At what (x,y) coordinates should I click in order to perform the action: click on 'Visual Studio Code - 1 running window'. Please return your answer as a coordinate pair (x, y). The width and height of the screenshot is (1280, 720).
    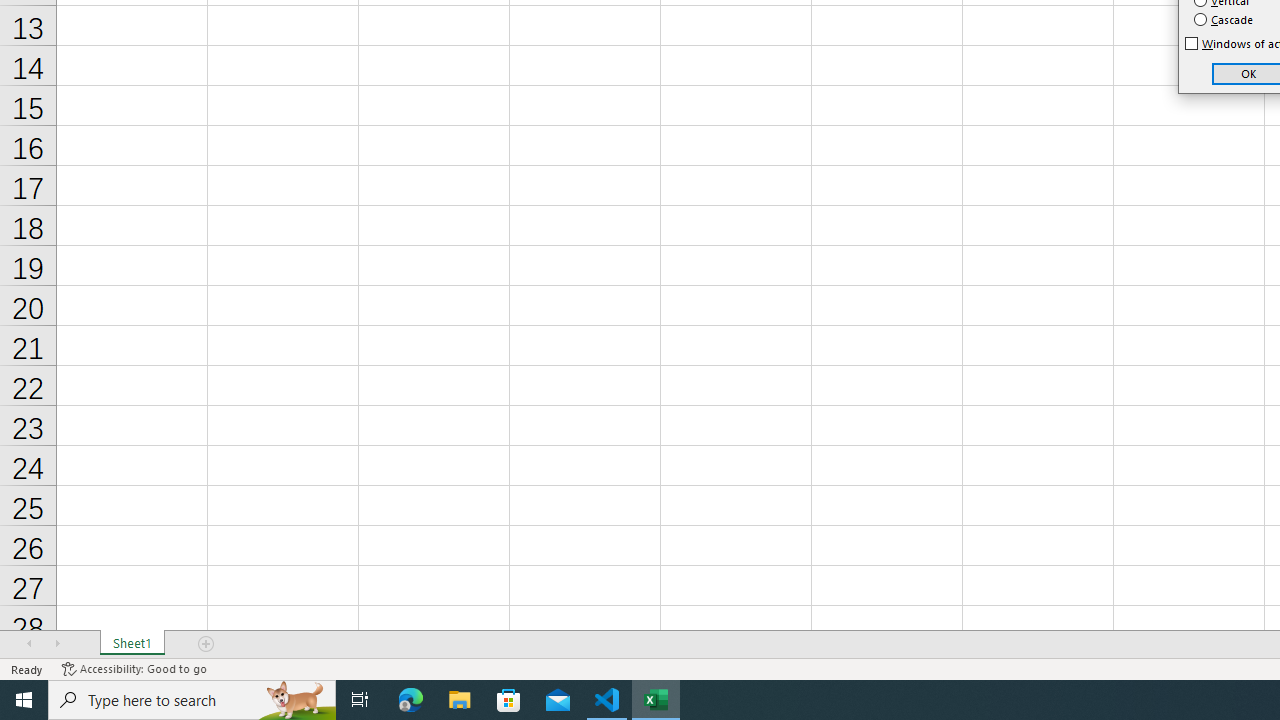
    Looking at the image, I should click on (606, 698).